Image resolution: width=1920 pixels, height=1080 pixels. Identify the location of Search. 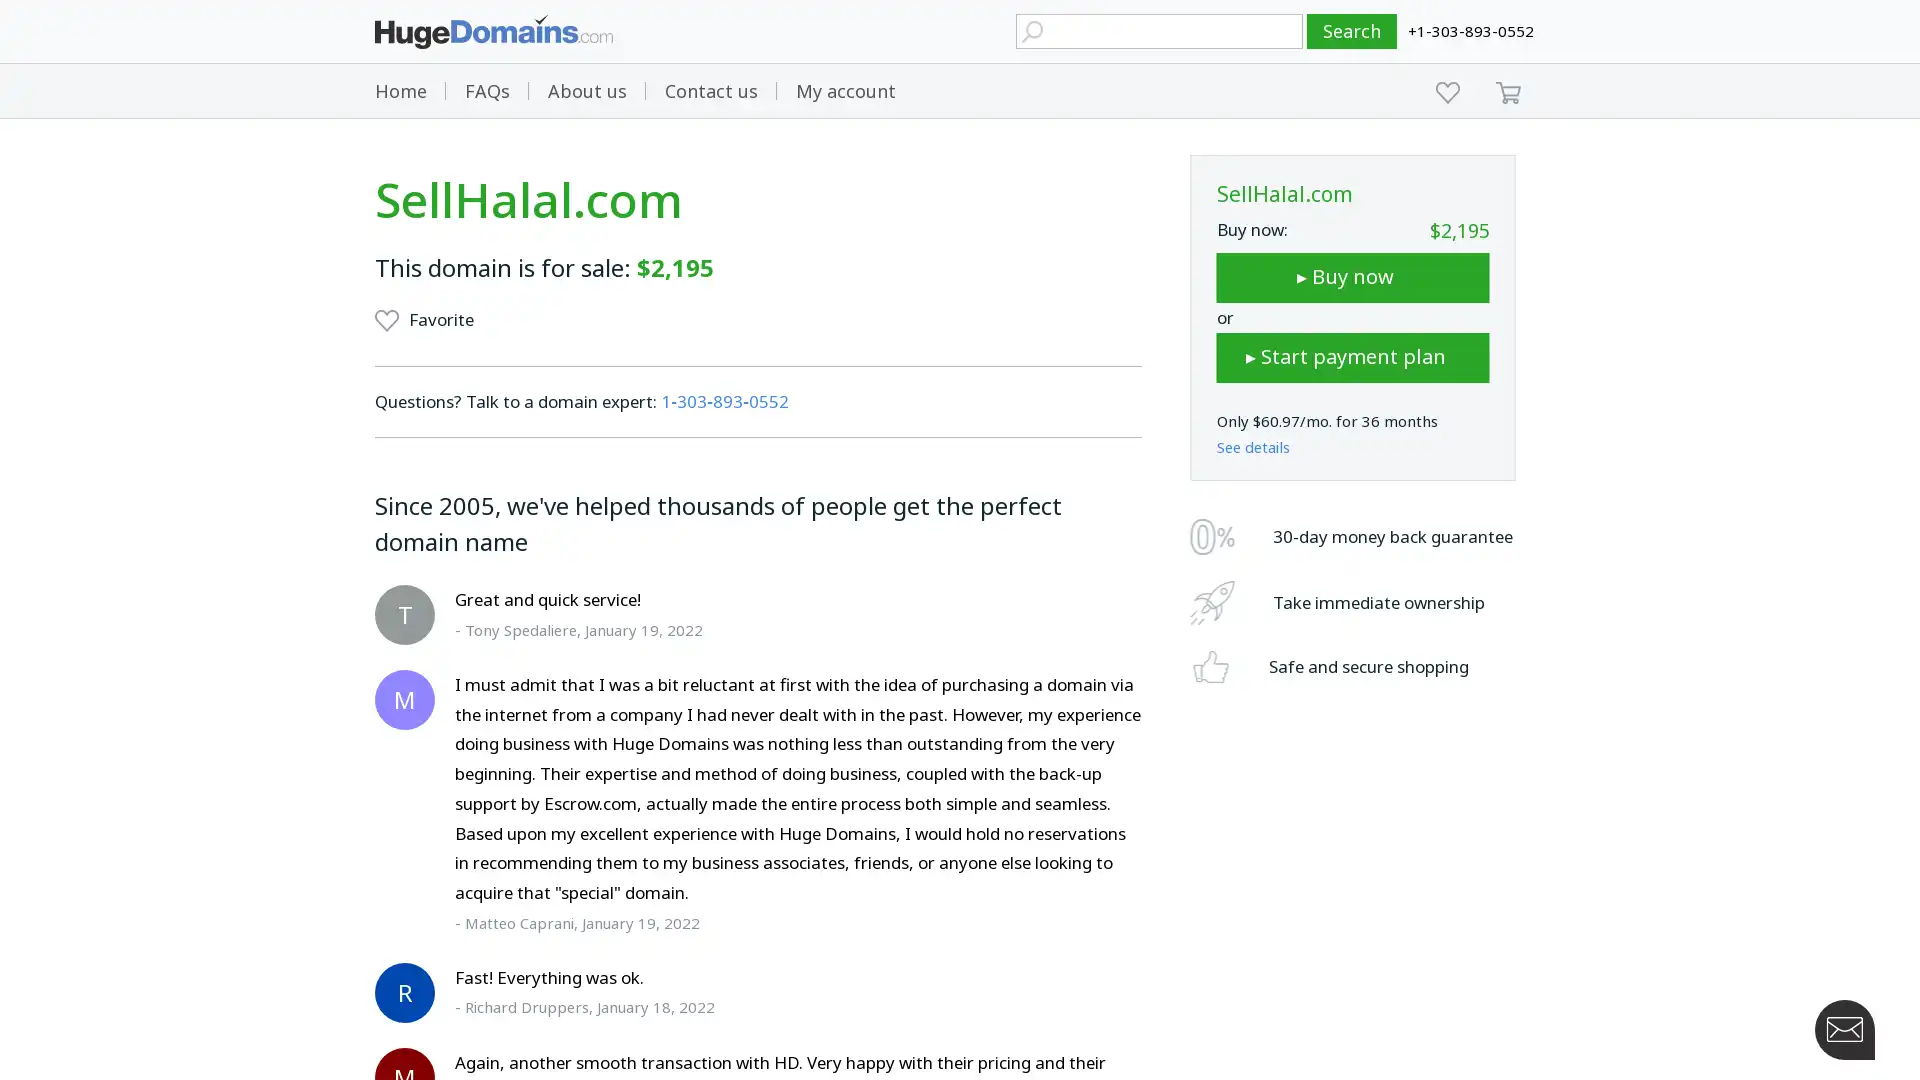
(1352, 31).